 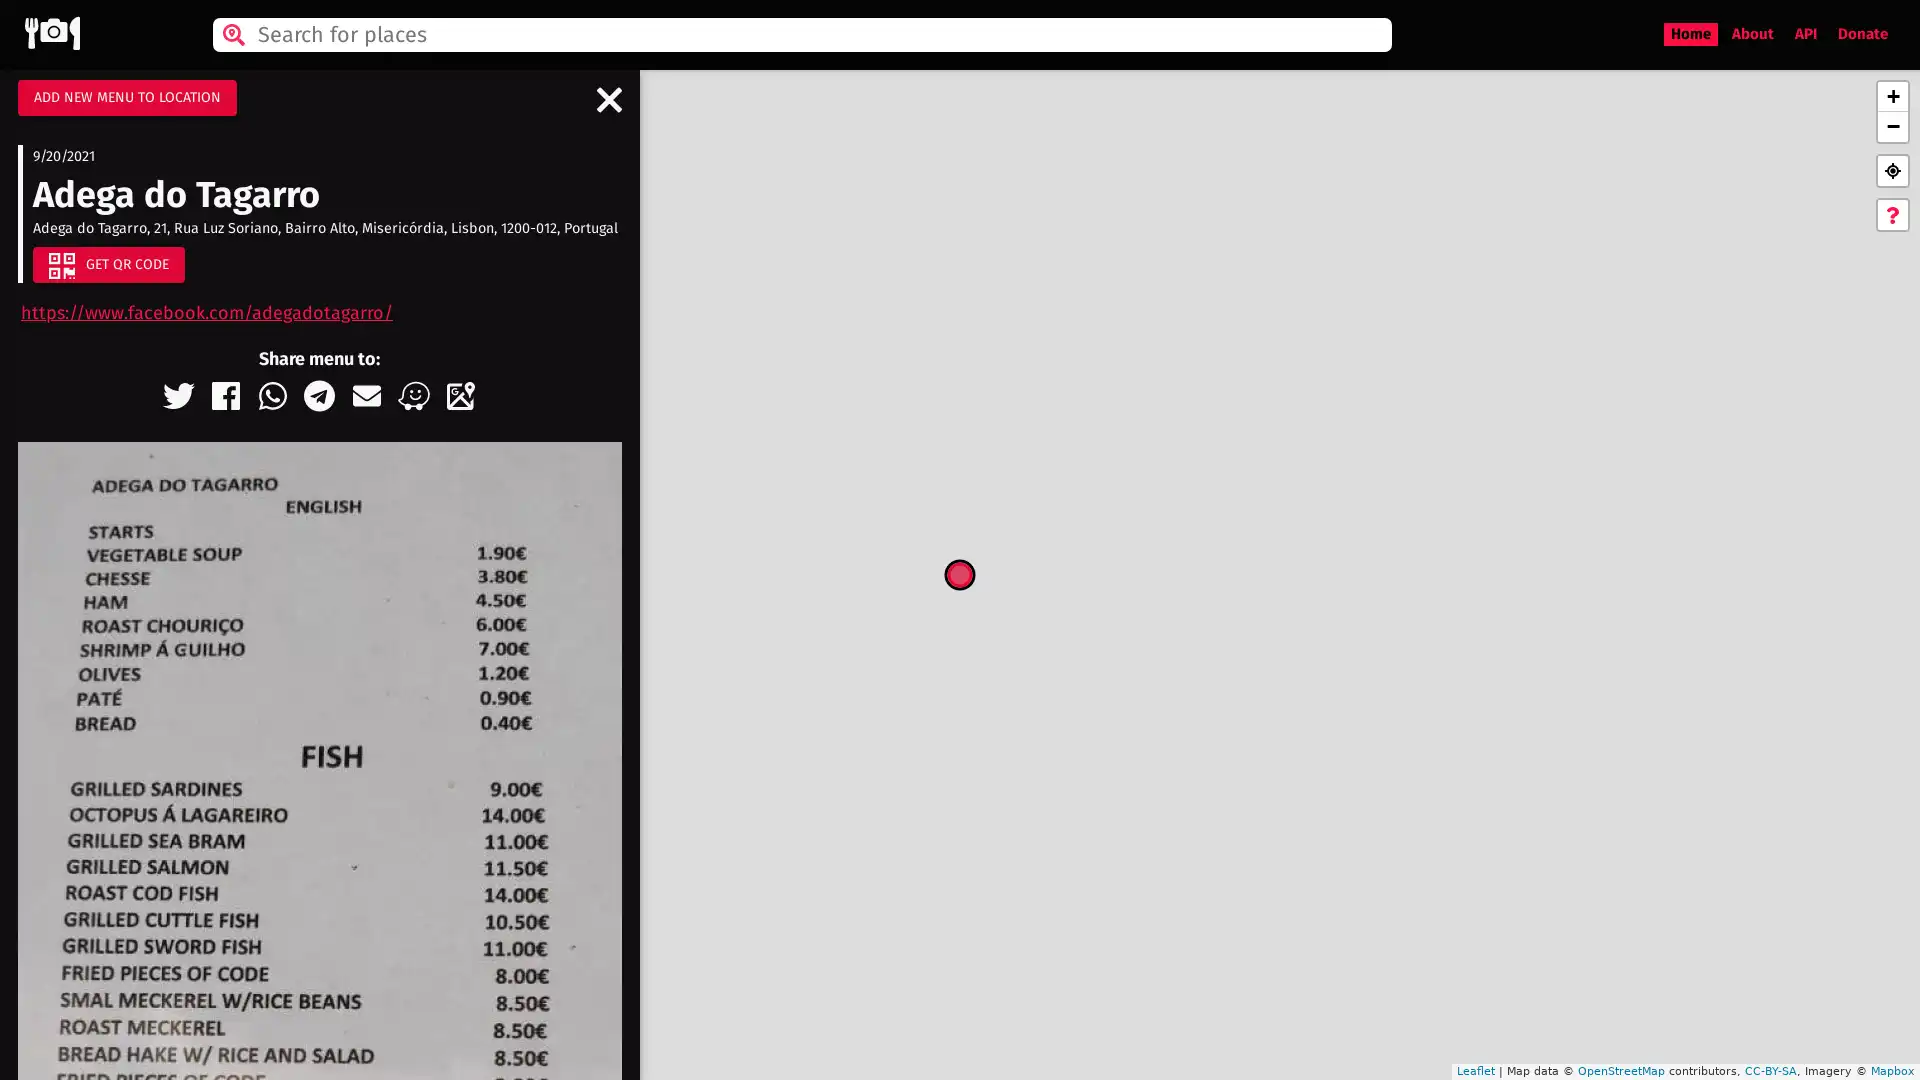 I want to click on GPS location, so click(x=1891, y=169).